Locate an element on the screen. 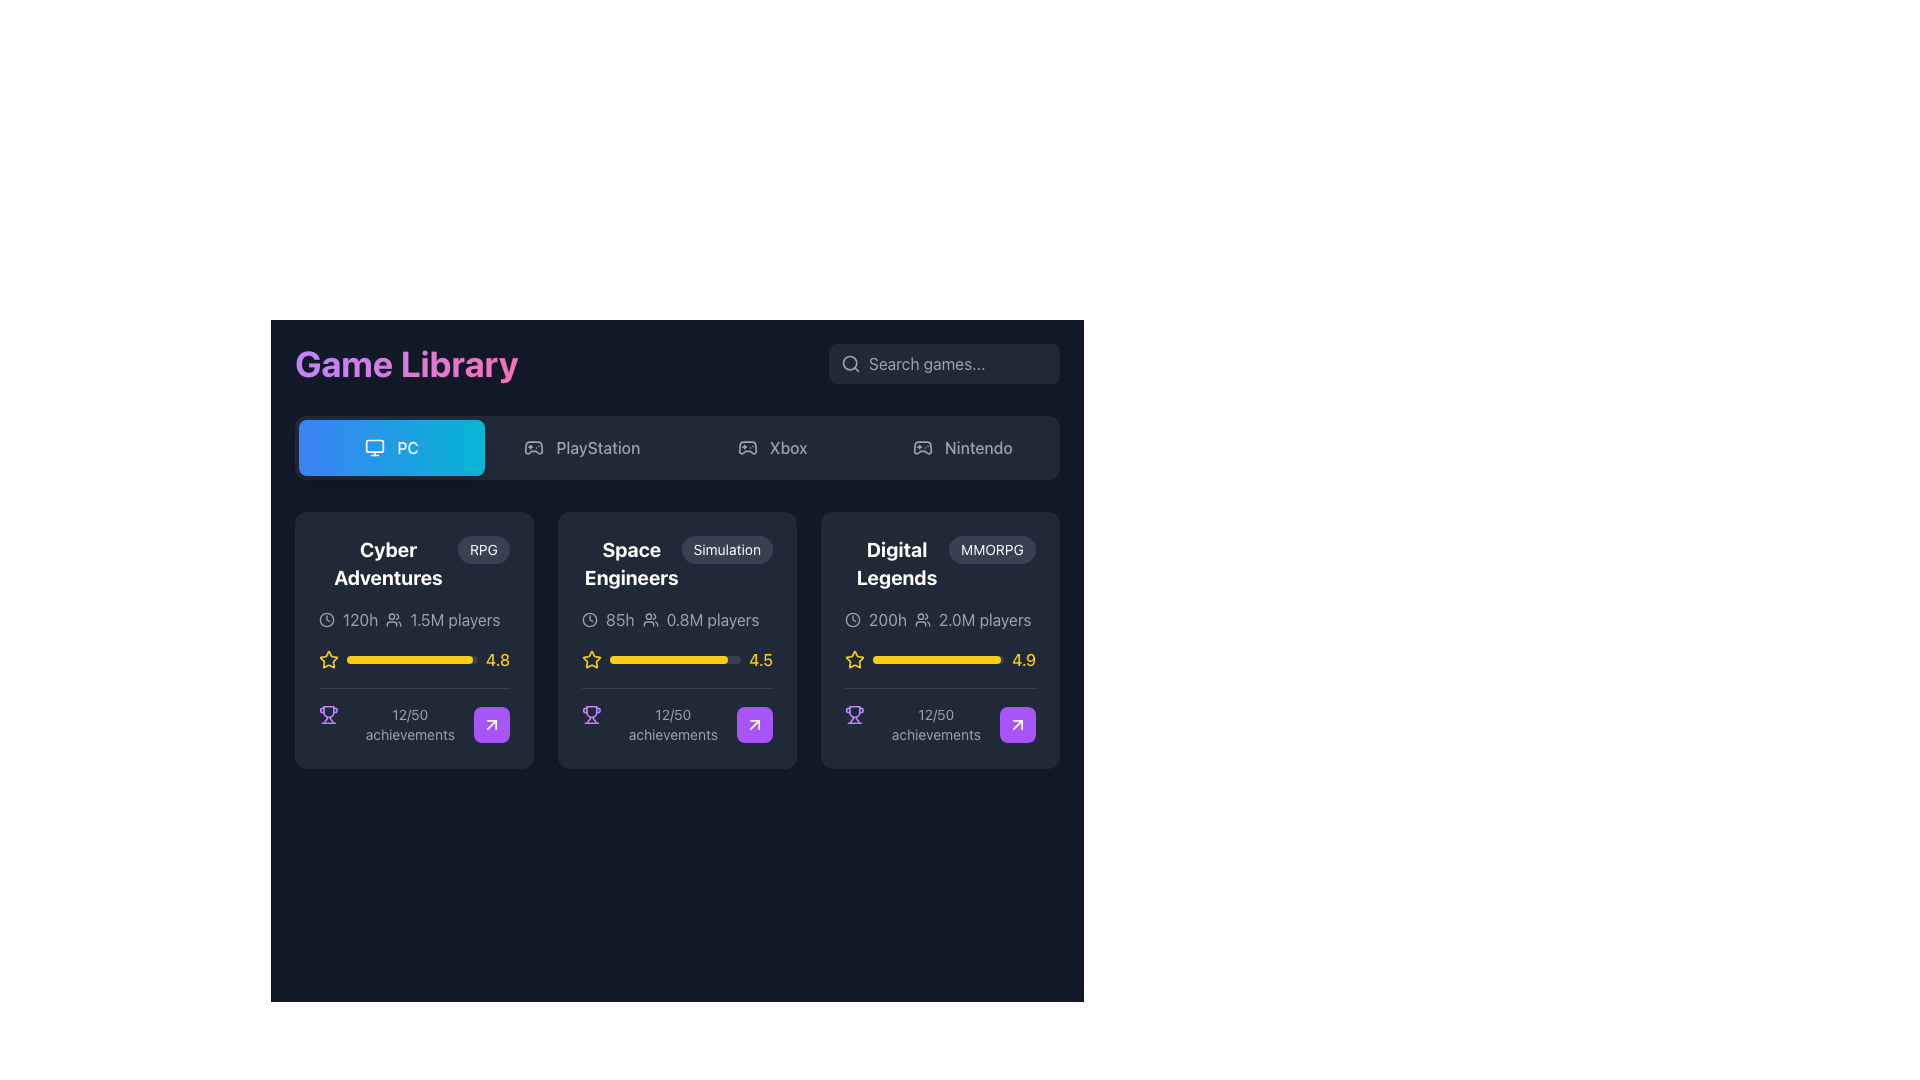 The image size is (1920, 1080). the numeric text label '4.5' styled in a bold yellow font, located at the bottom-right of the 'Space Engineers' card, following a yellow progress bar is located at coordinates (760, 659).